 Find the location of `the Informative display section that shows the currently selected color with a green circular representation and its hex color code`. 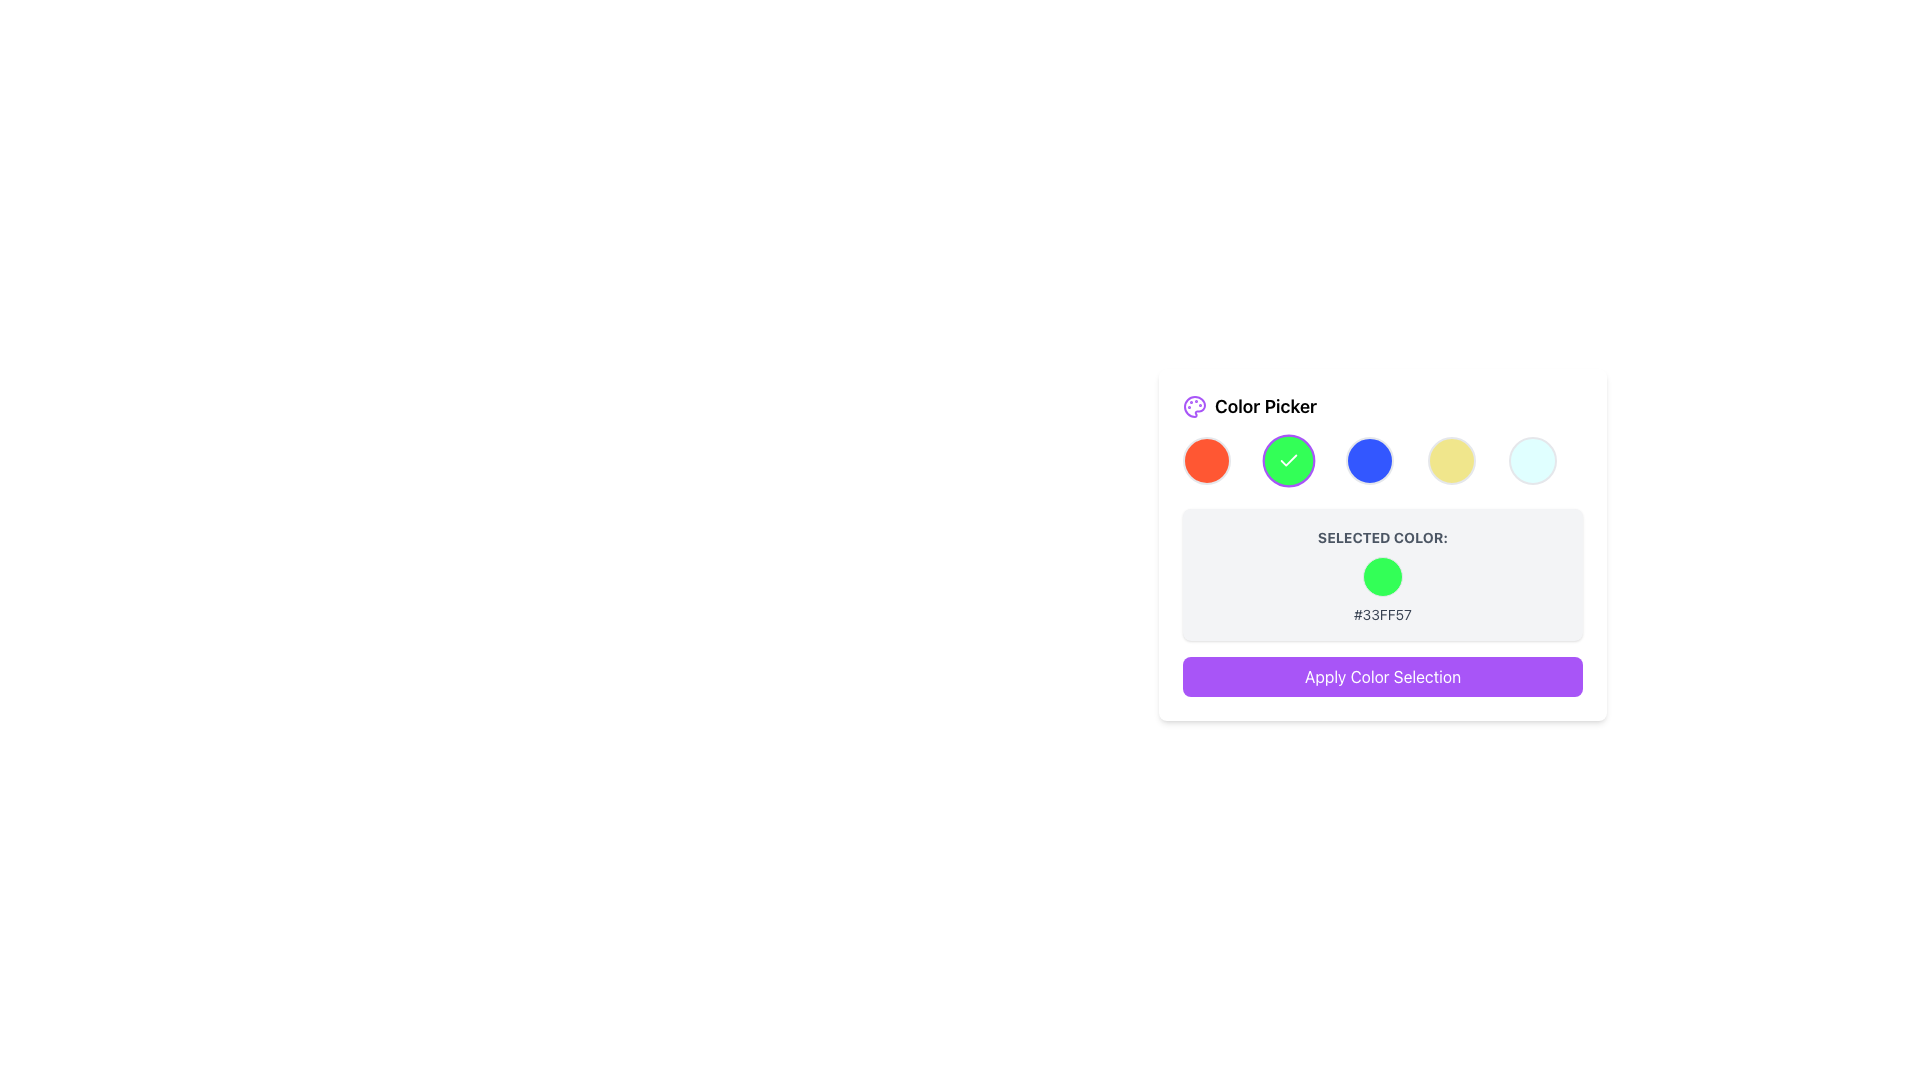

the Informative display section that shows the currently selected color with a green circular representation and its hex color code is located at coordinates (1381, 574).